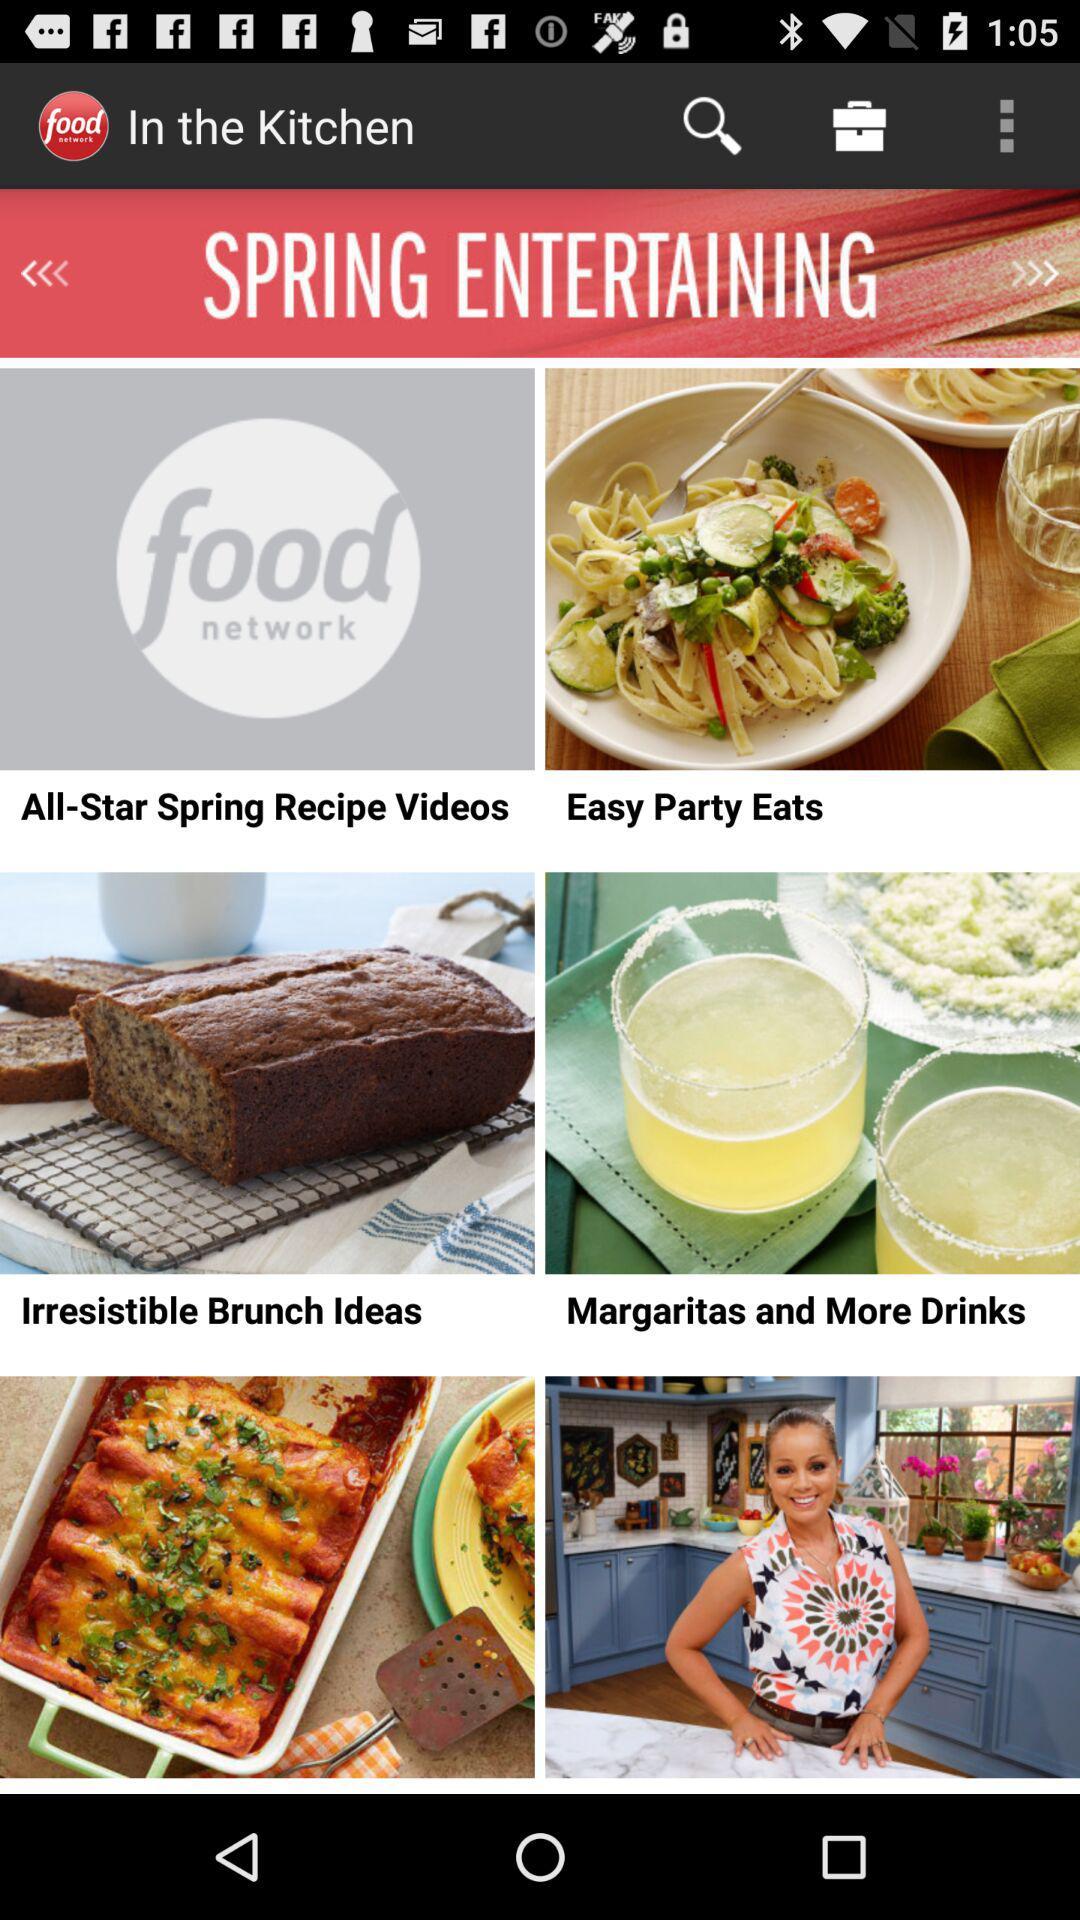 This screenshot has height=1920, width=1080. I want to click on the icon next to in the kitchen item, so click(711, 124).